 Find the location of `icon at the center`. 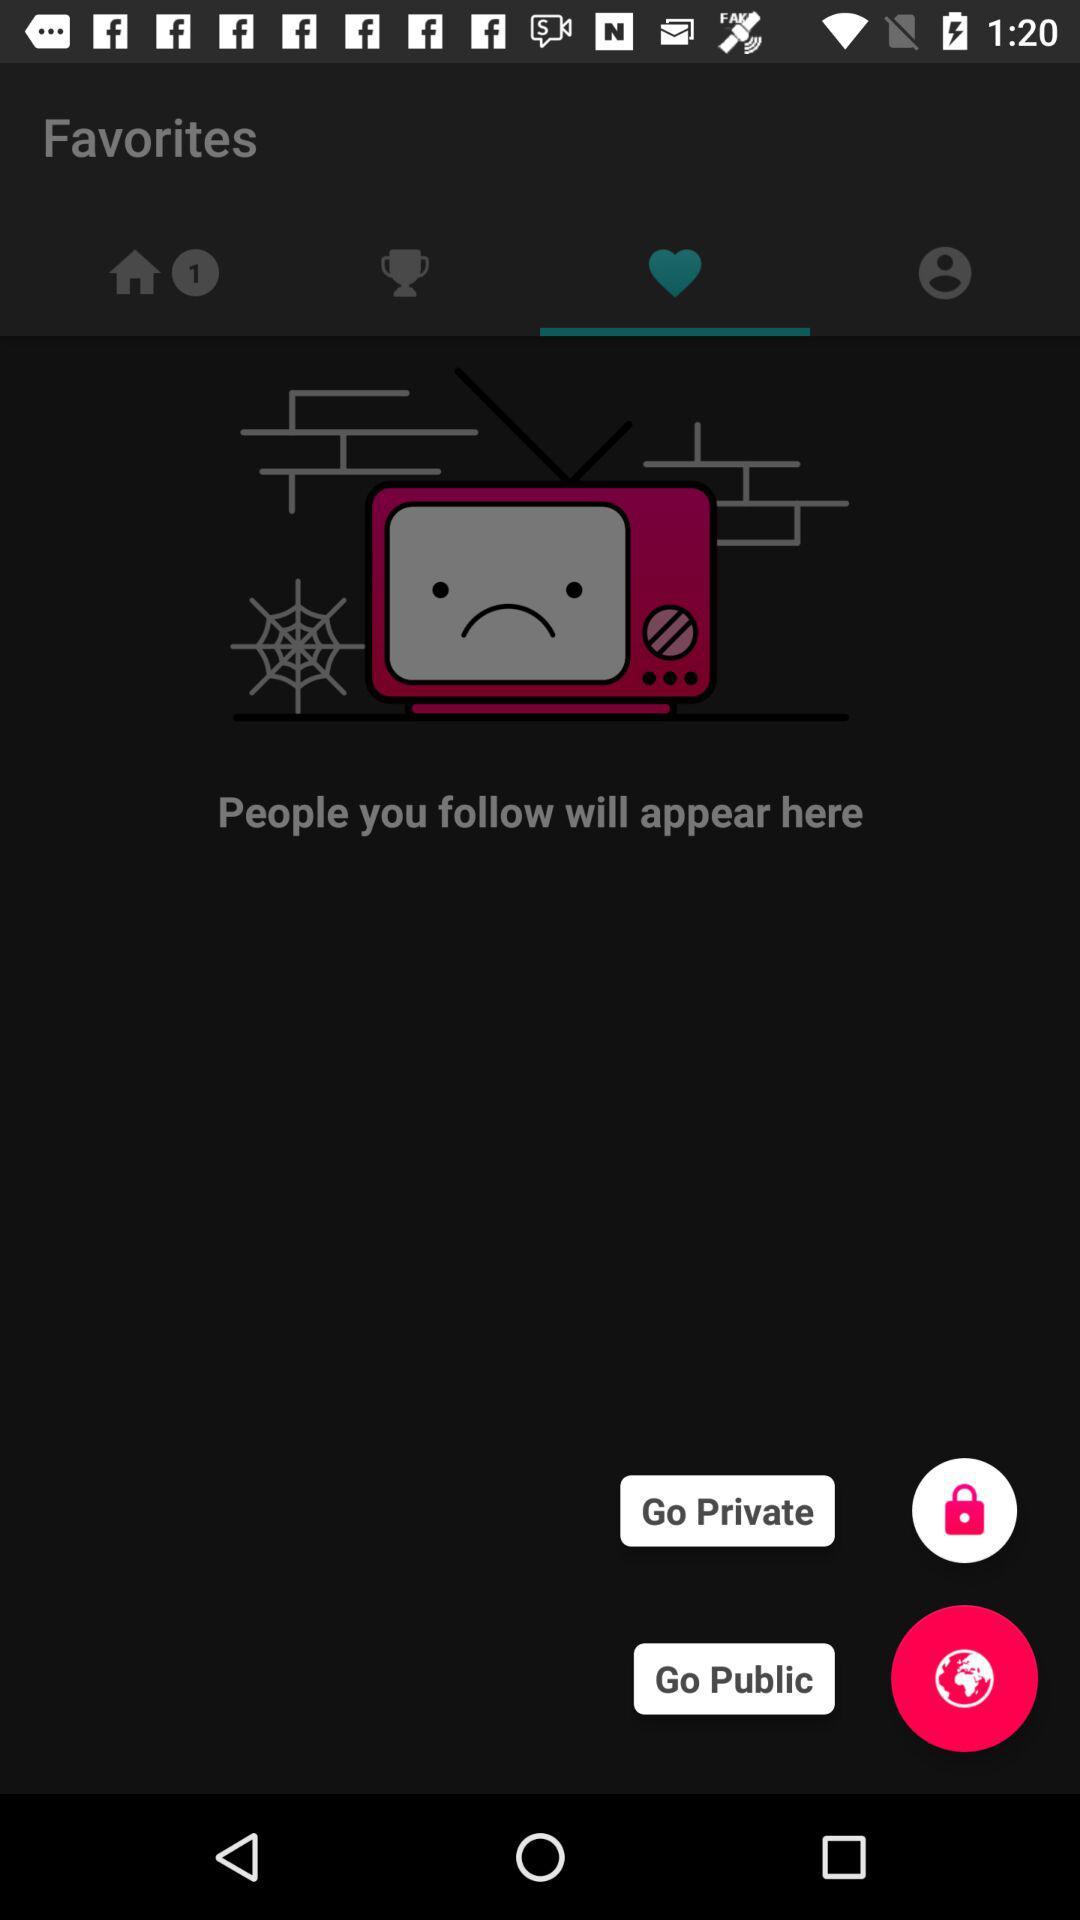

icon at the center is located at coordinates (540, 927).